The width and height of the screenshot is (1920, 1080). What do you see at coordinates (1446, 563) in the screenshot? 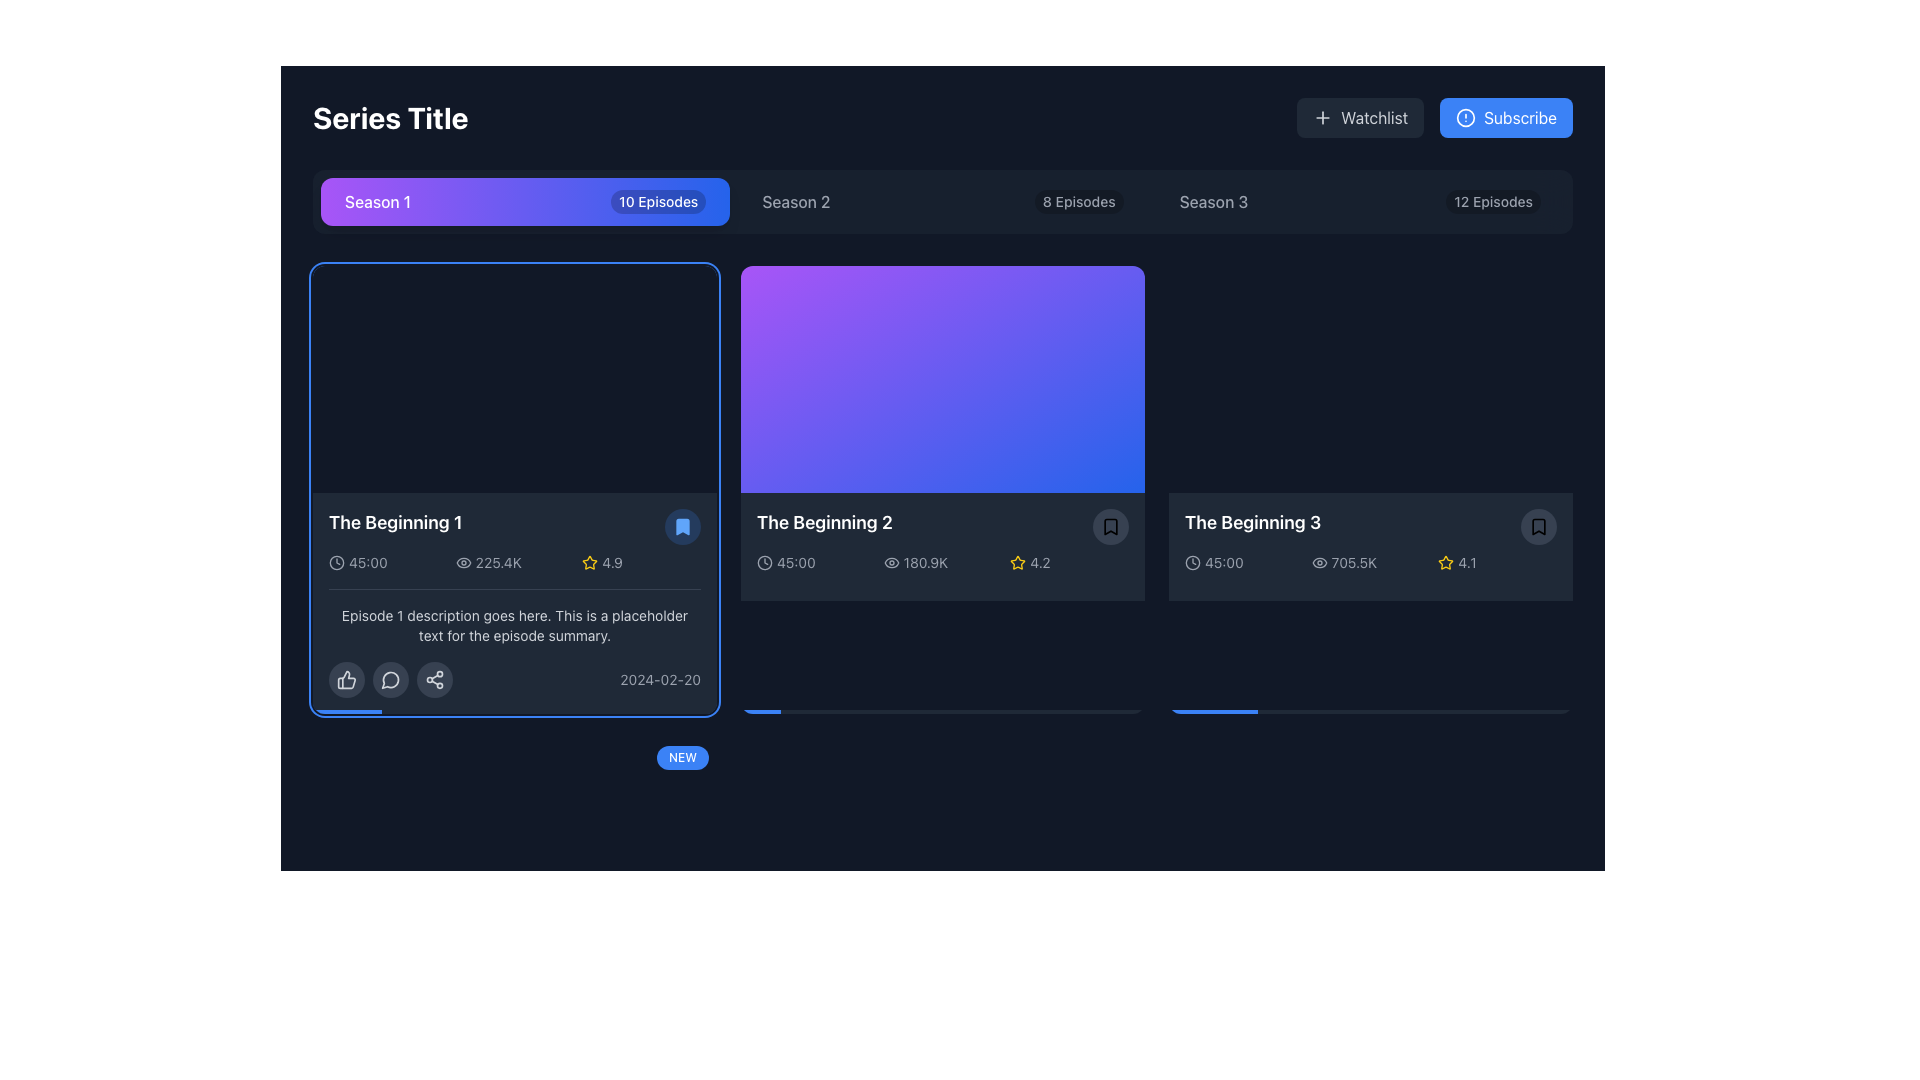
I see `the gold star-shaped icon indicating a rating symbol next to the numeric value '4.1' in the rating section of 'The Beginning 3' card` at bounding box center [1446, 563].